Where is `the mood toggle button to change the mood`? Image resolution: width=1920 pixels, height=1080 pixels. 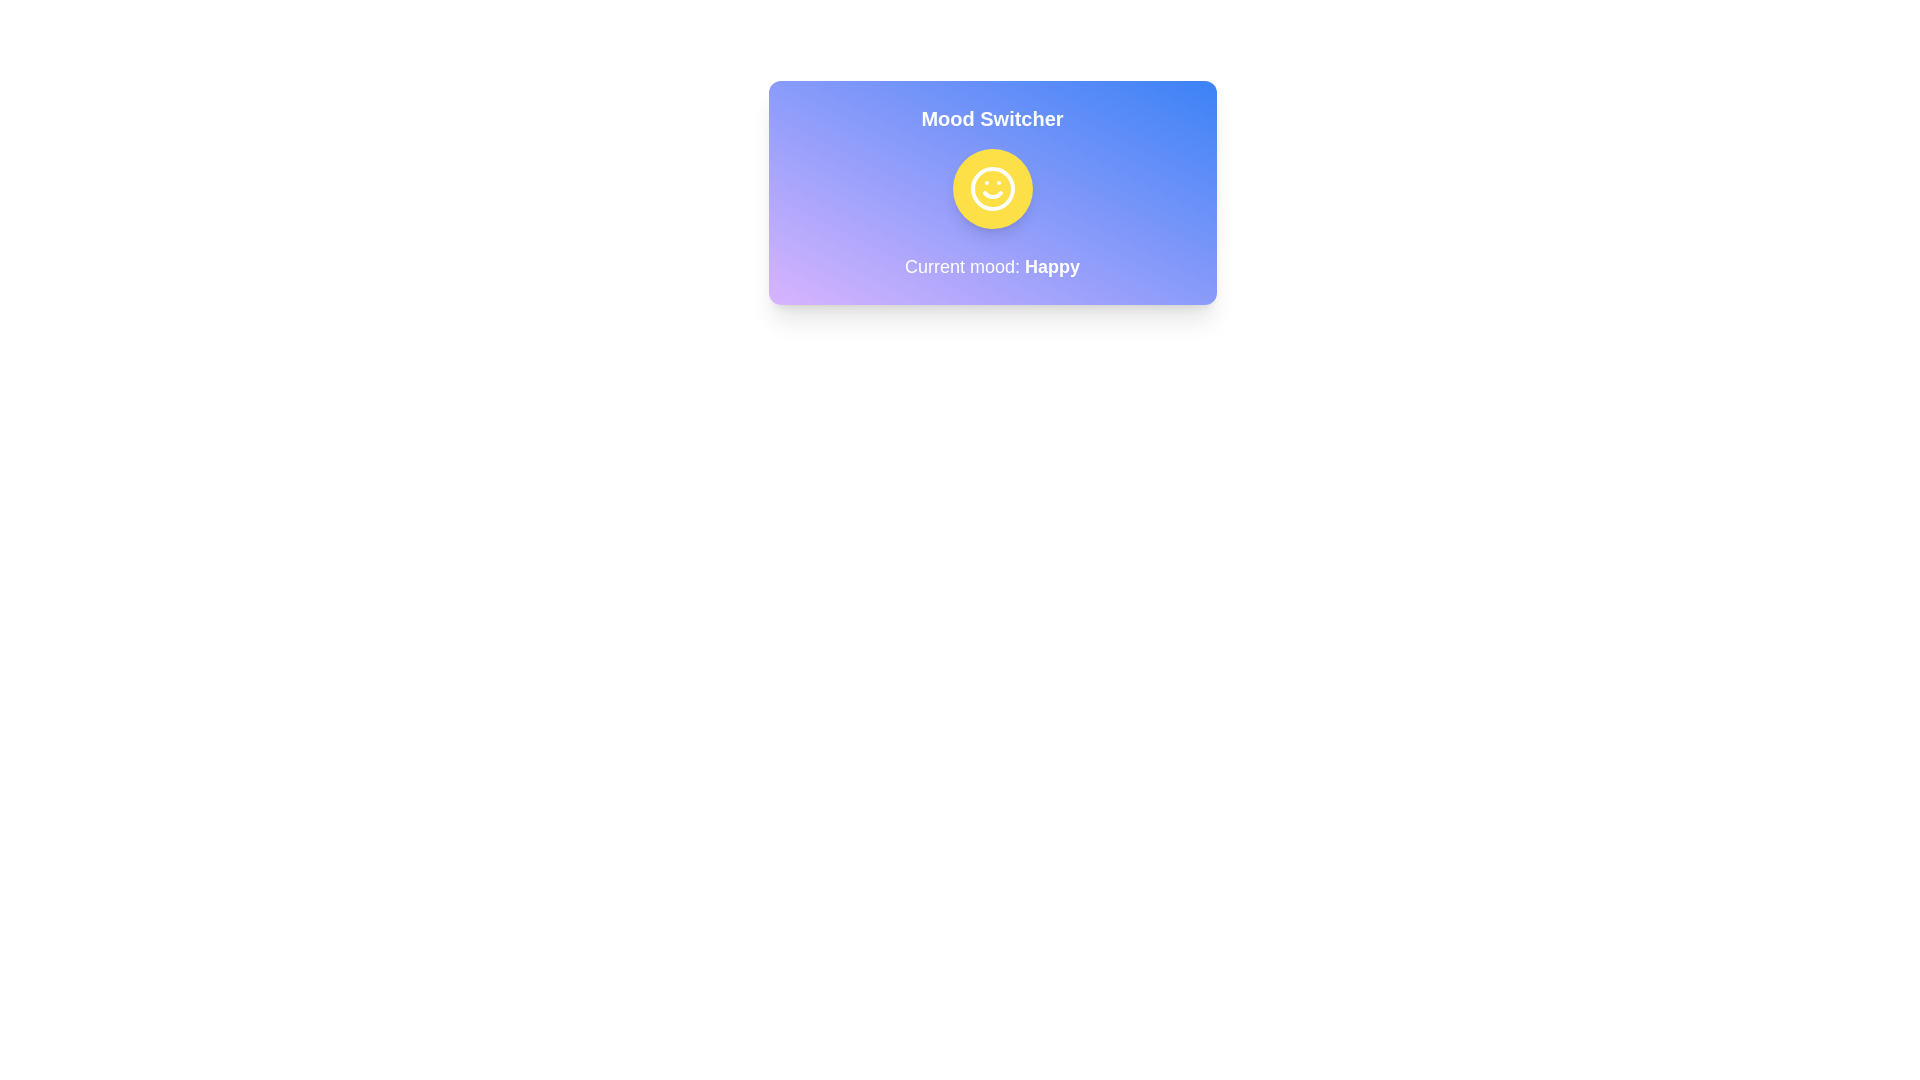 the mood toggle button to change the mood is located at coordinates (992, 189).